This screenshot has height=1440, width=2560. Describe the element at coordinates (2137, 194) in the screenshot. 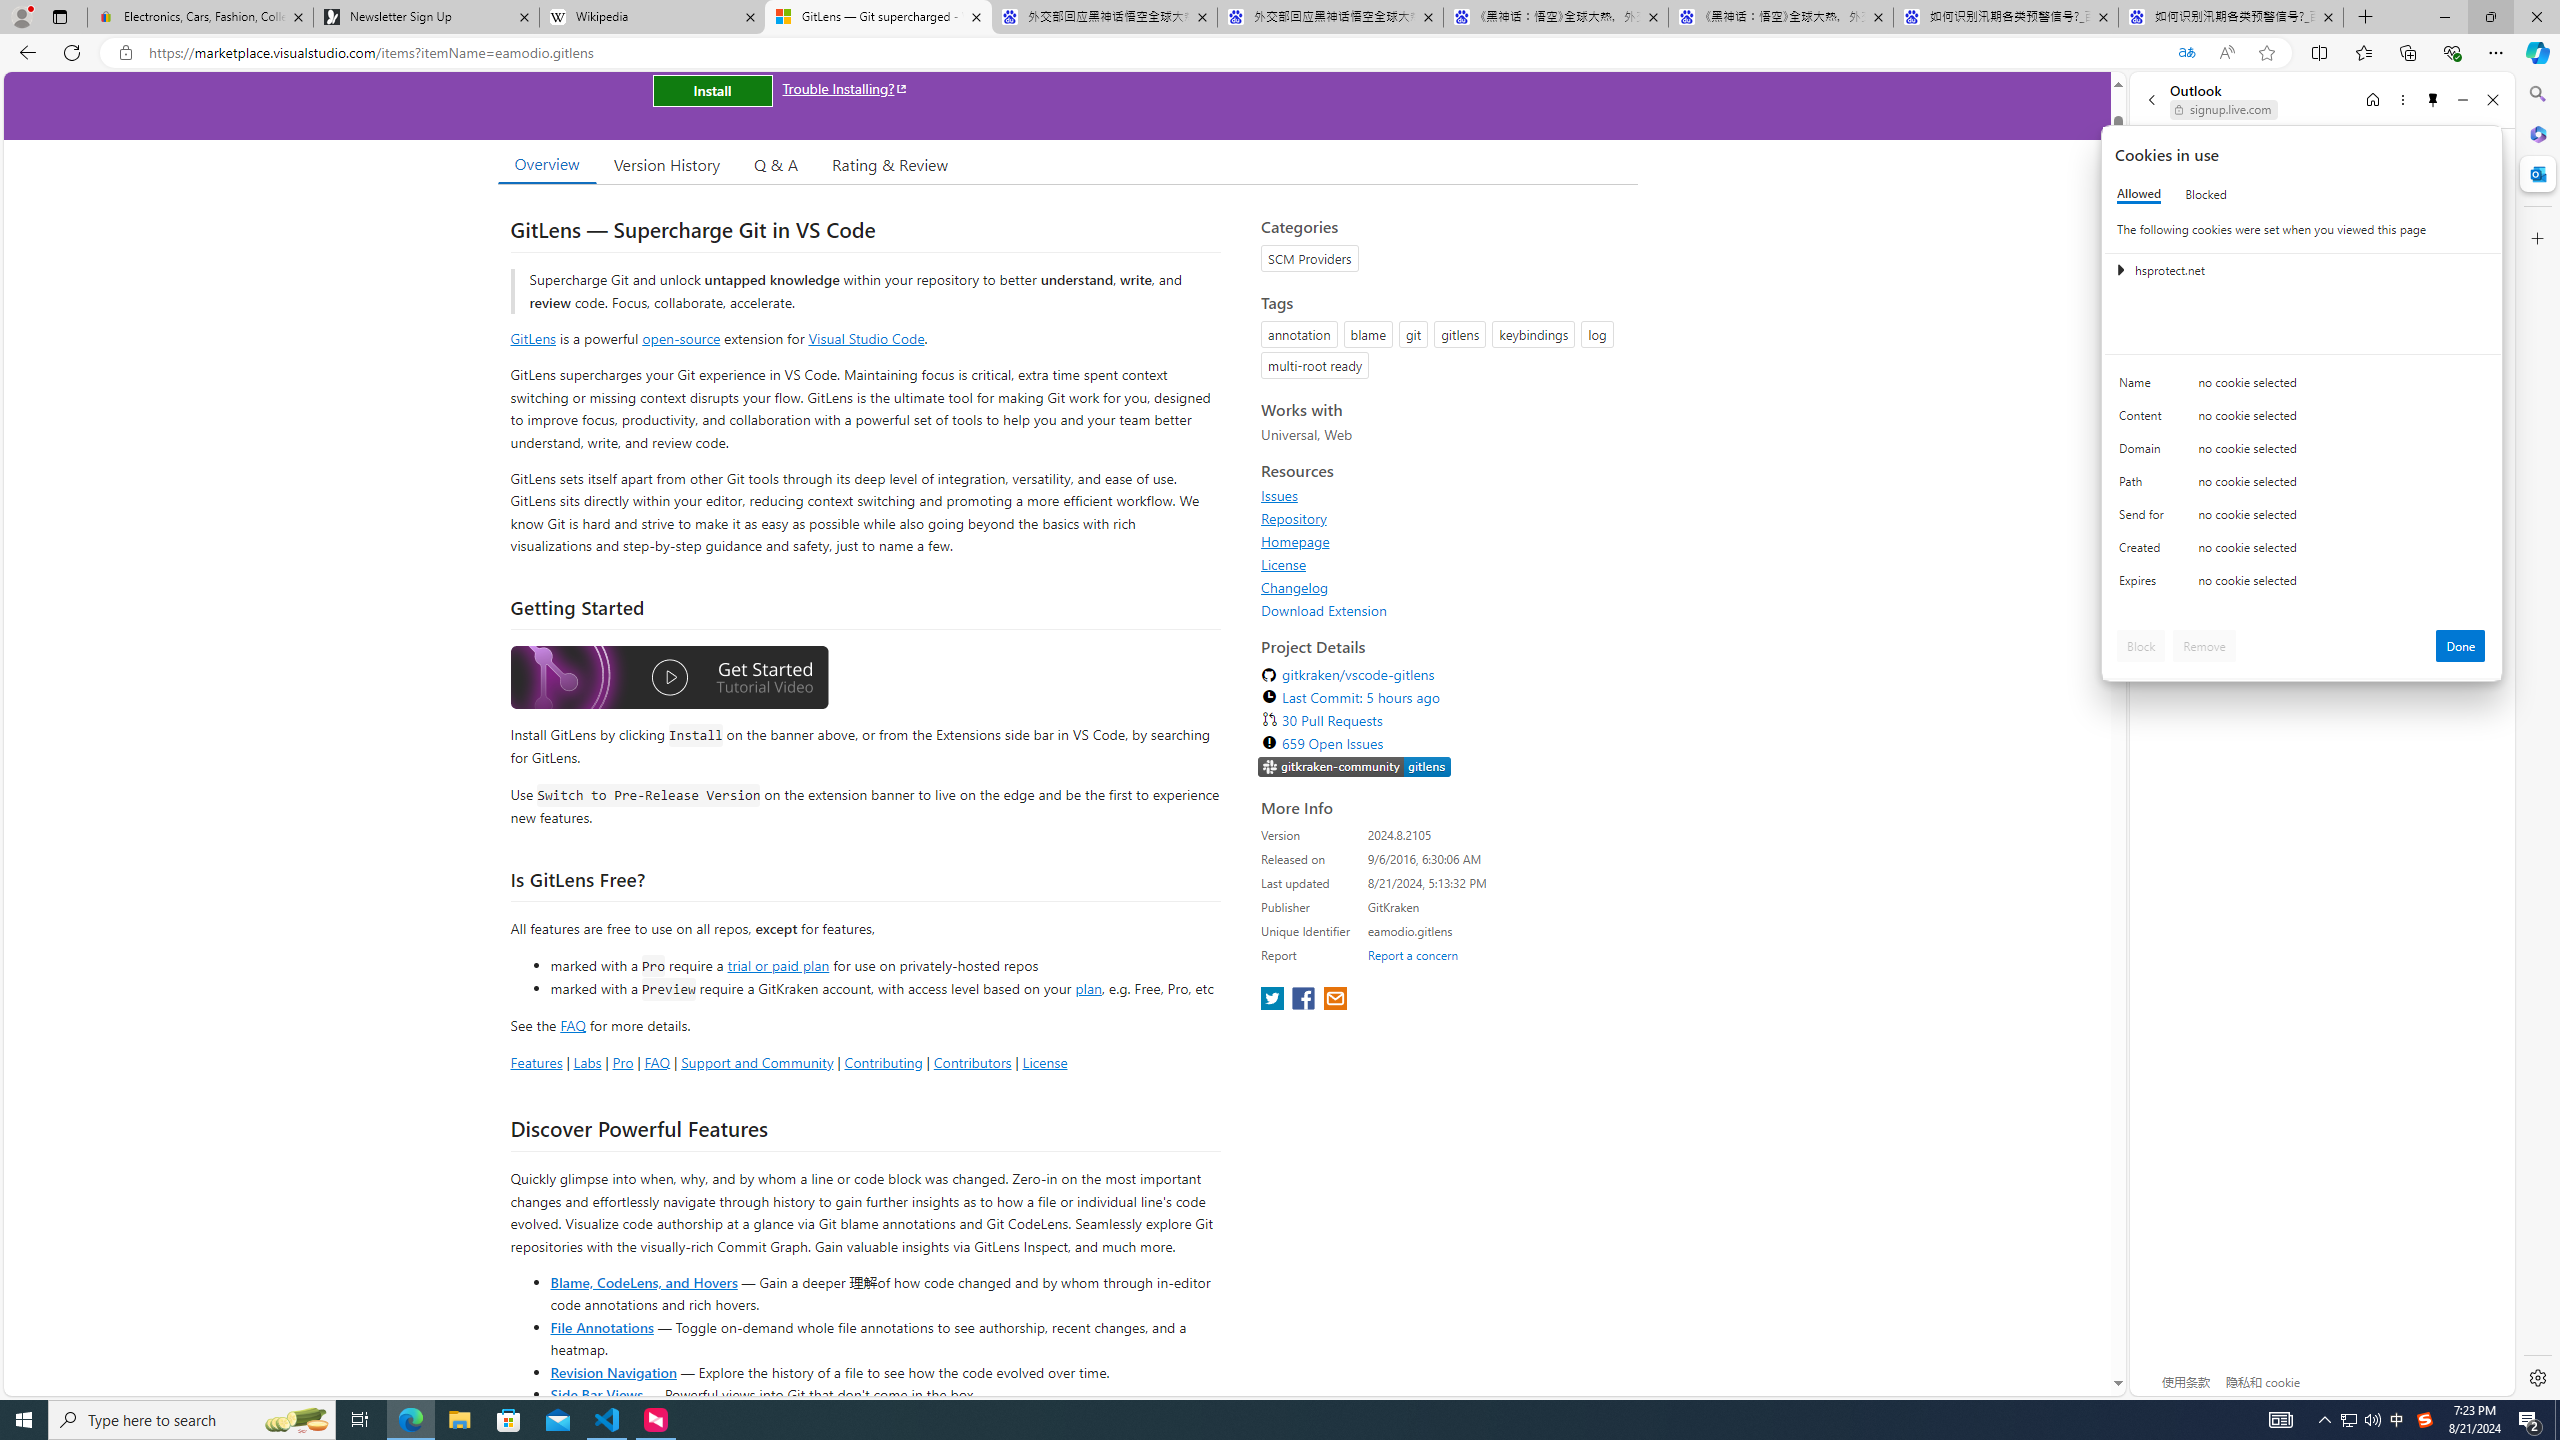

I see `'Allowed'` at that location.